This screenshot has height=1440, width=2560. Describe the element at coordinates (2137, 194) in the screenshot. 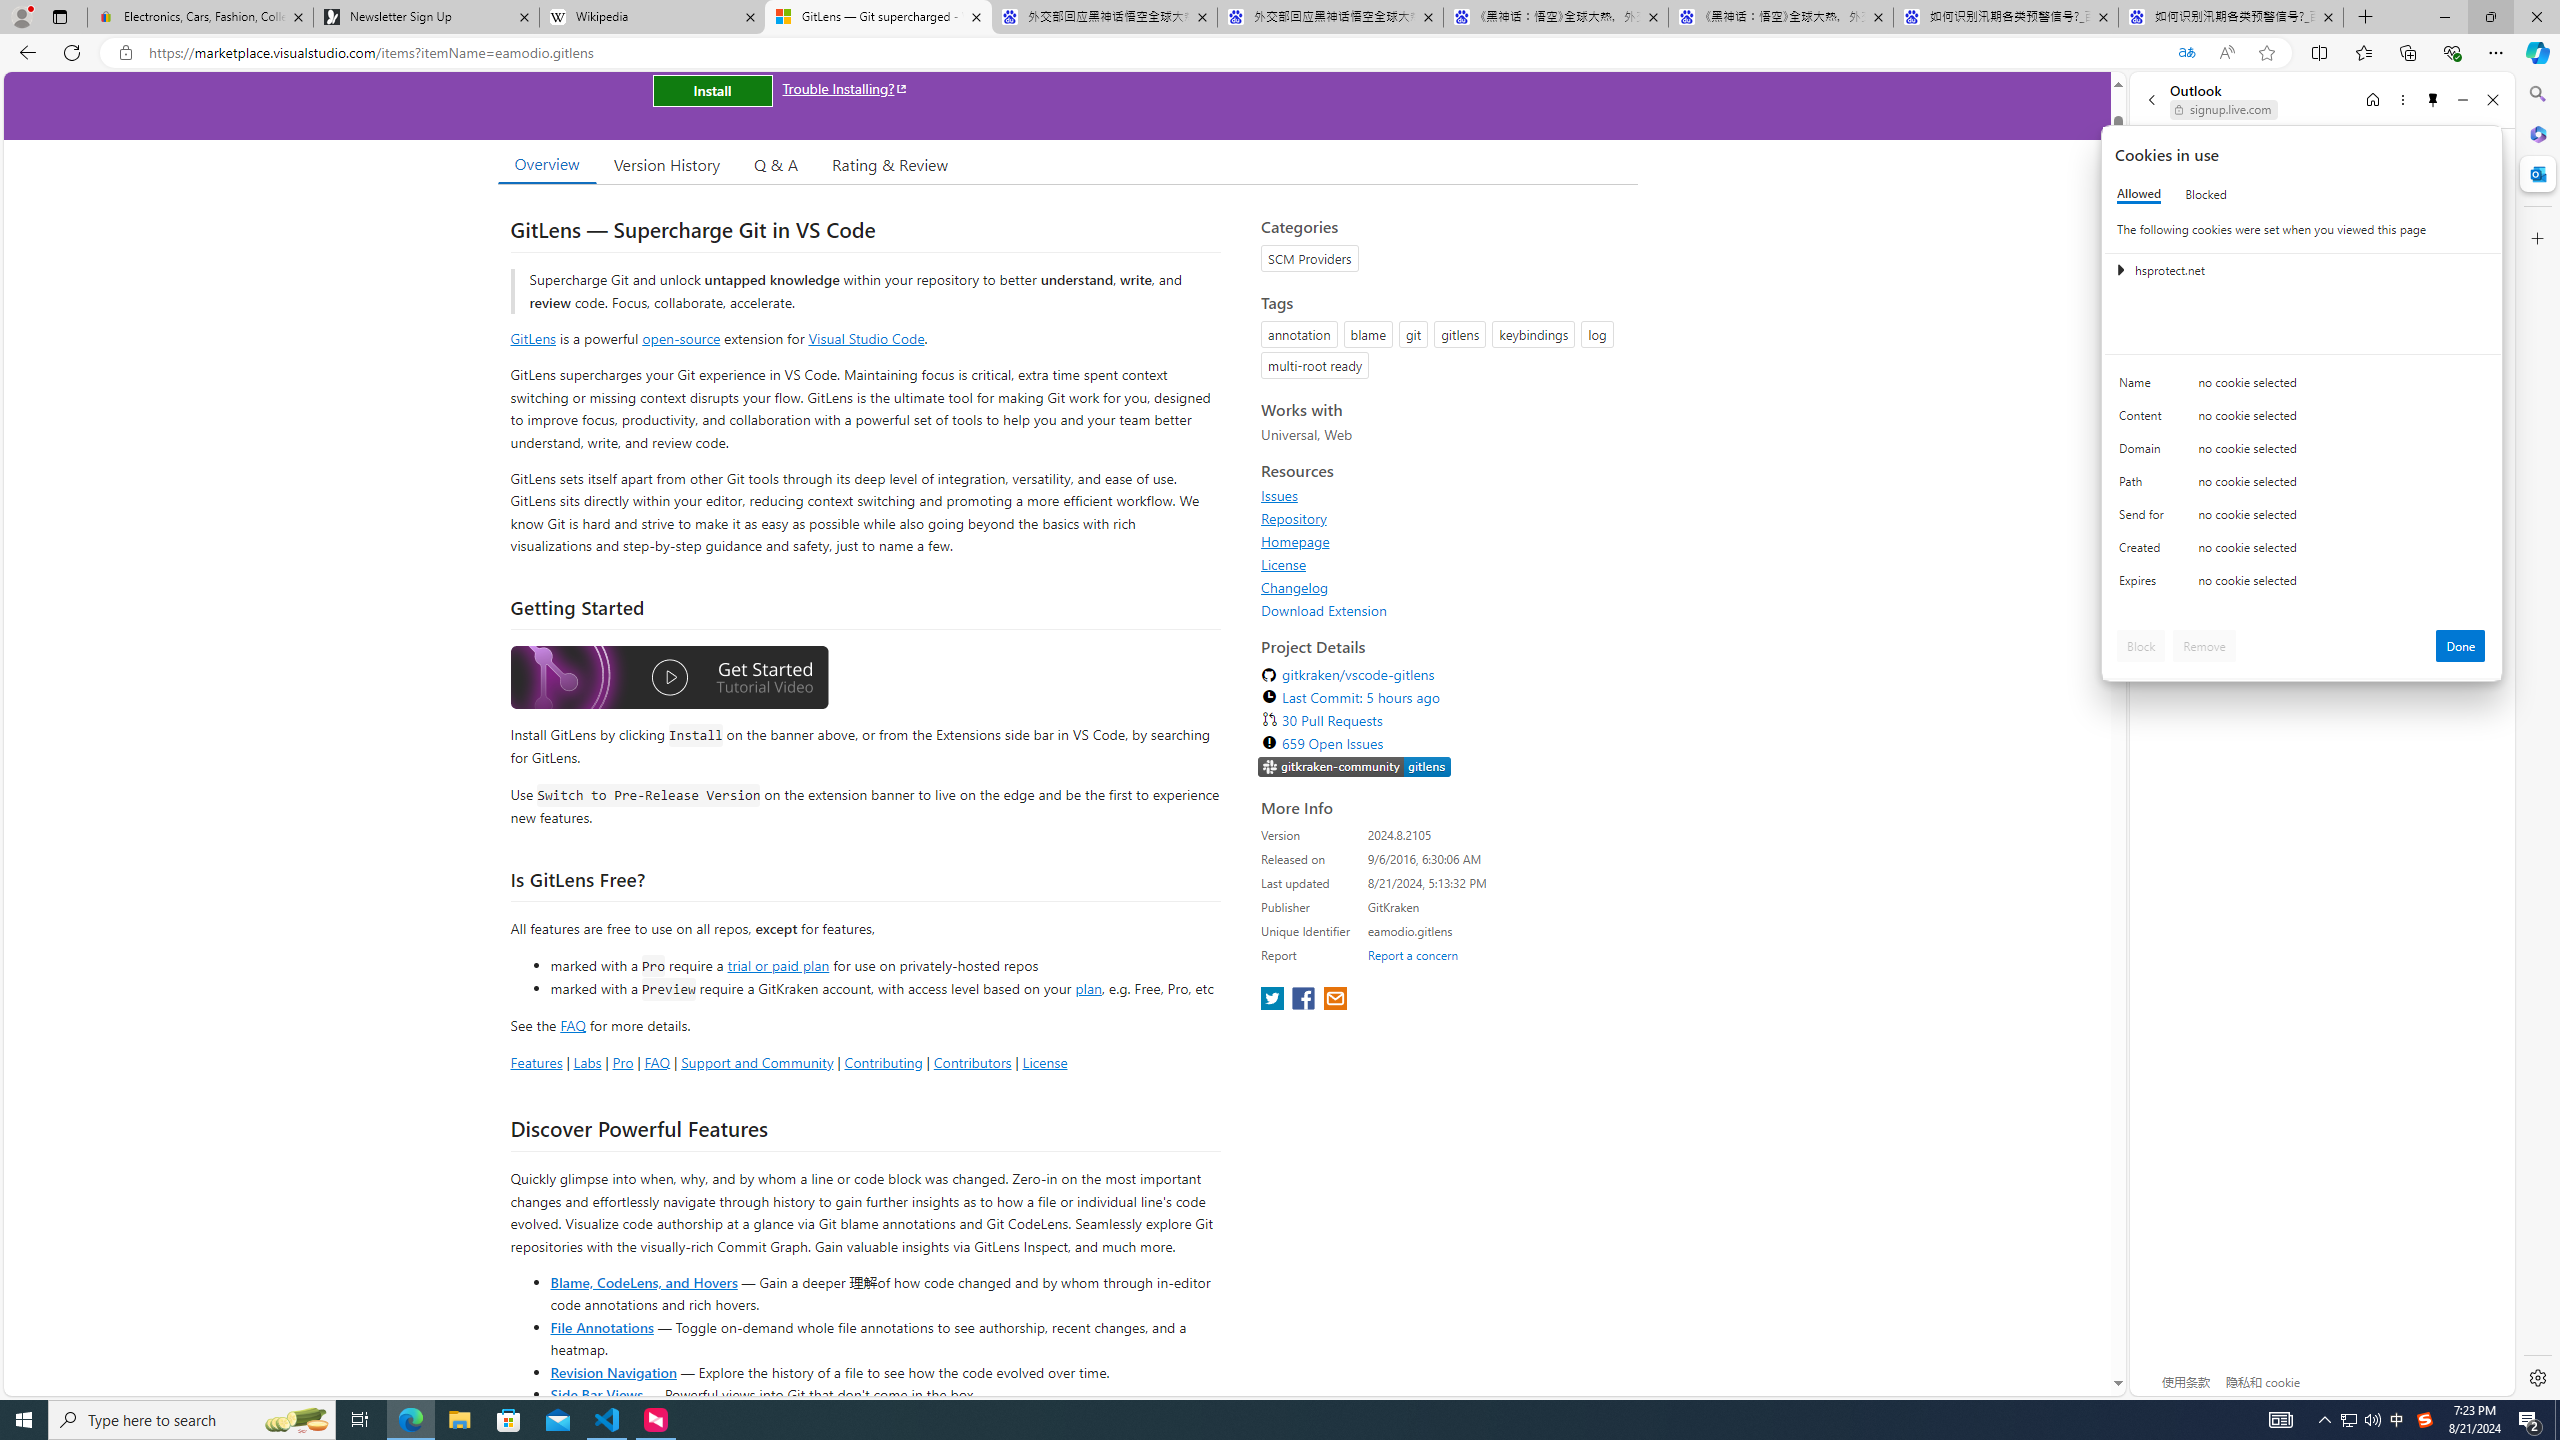

I see `'Allowed'` at that location.